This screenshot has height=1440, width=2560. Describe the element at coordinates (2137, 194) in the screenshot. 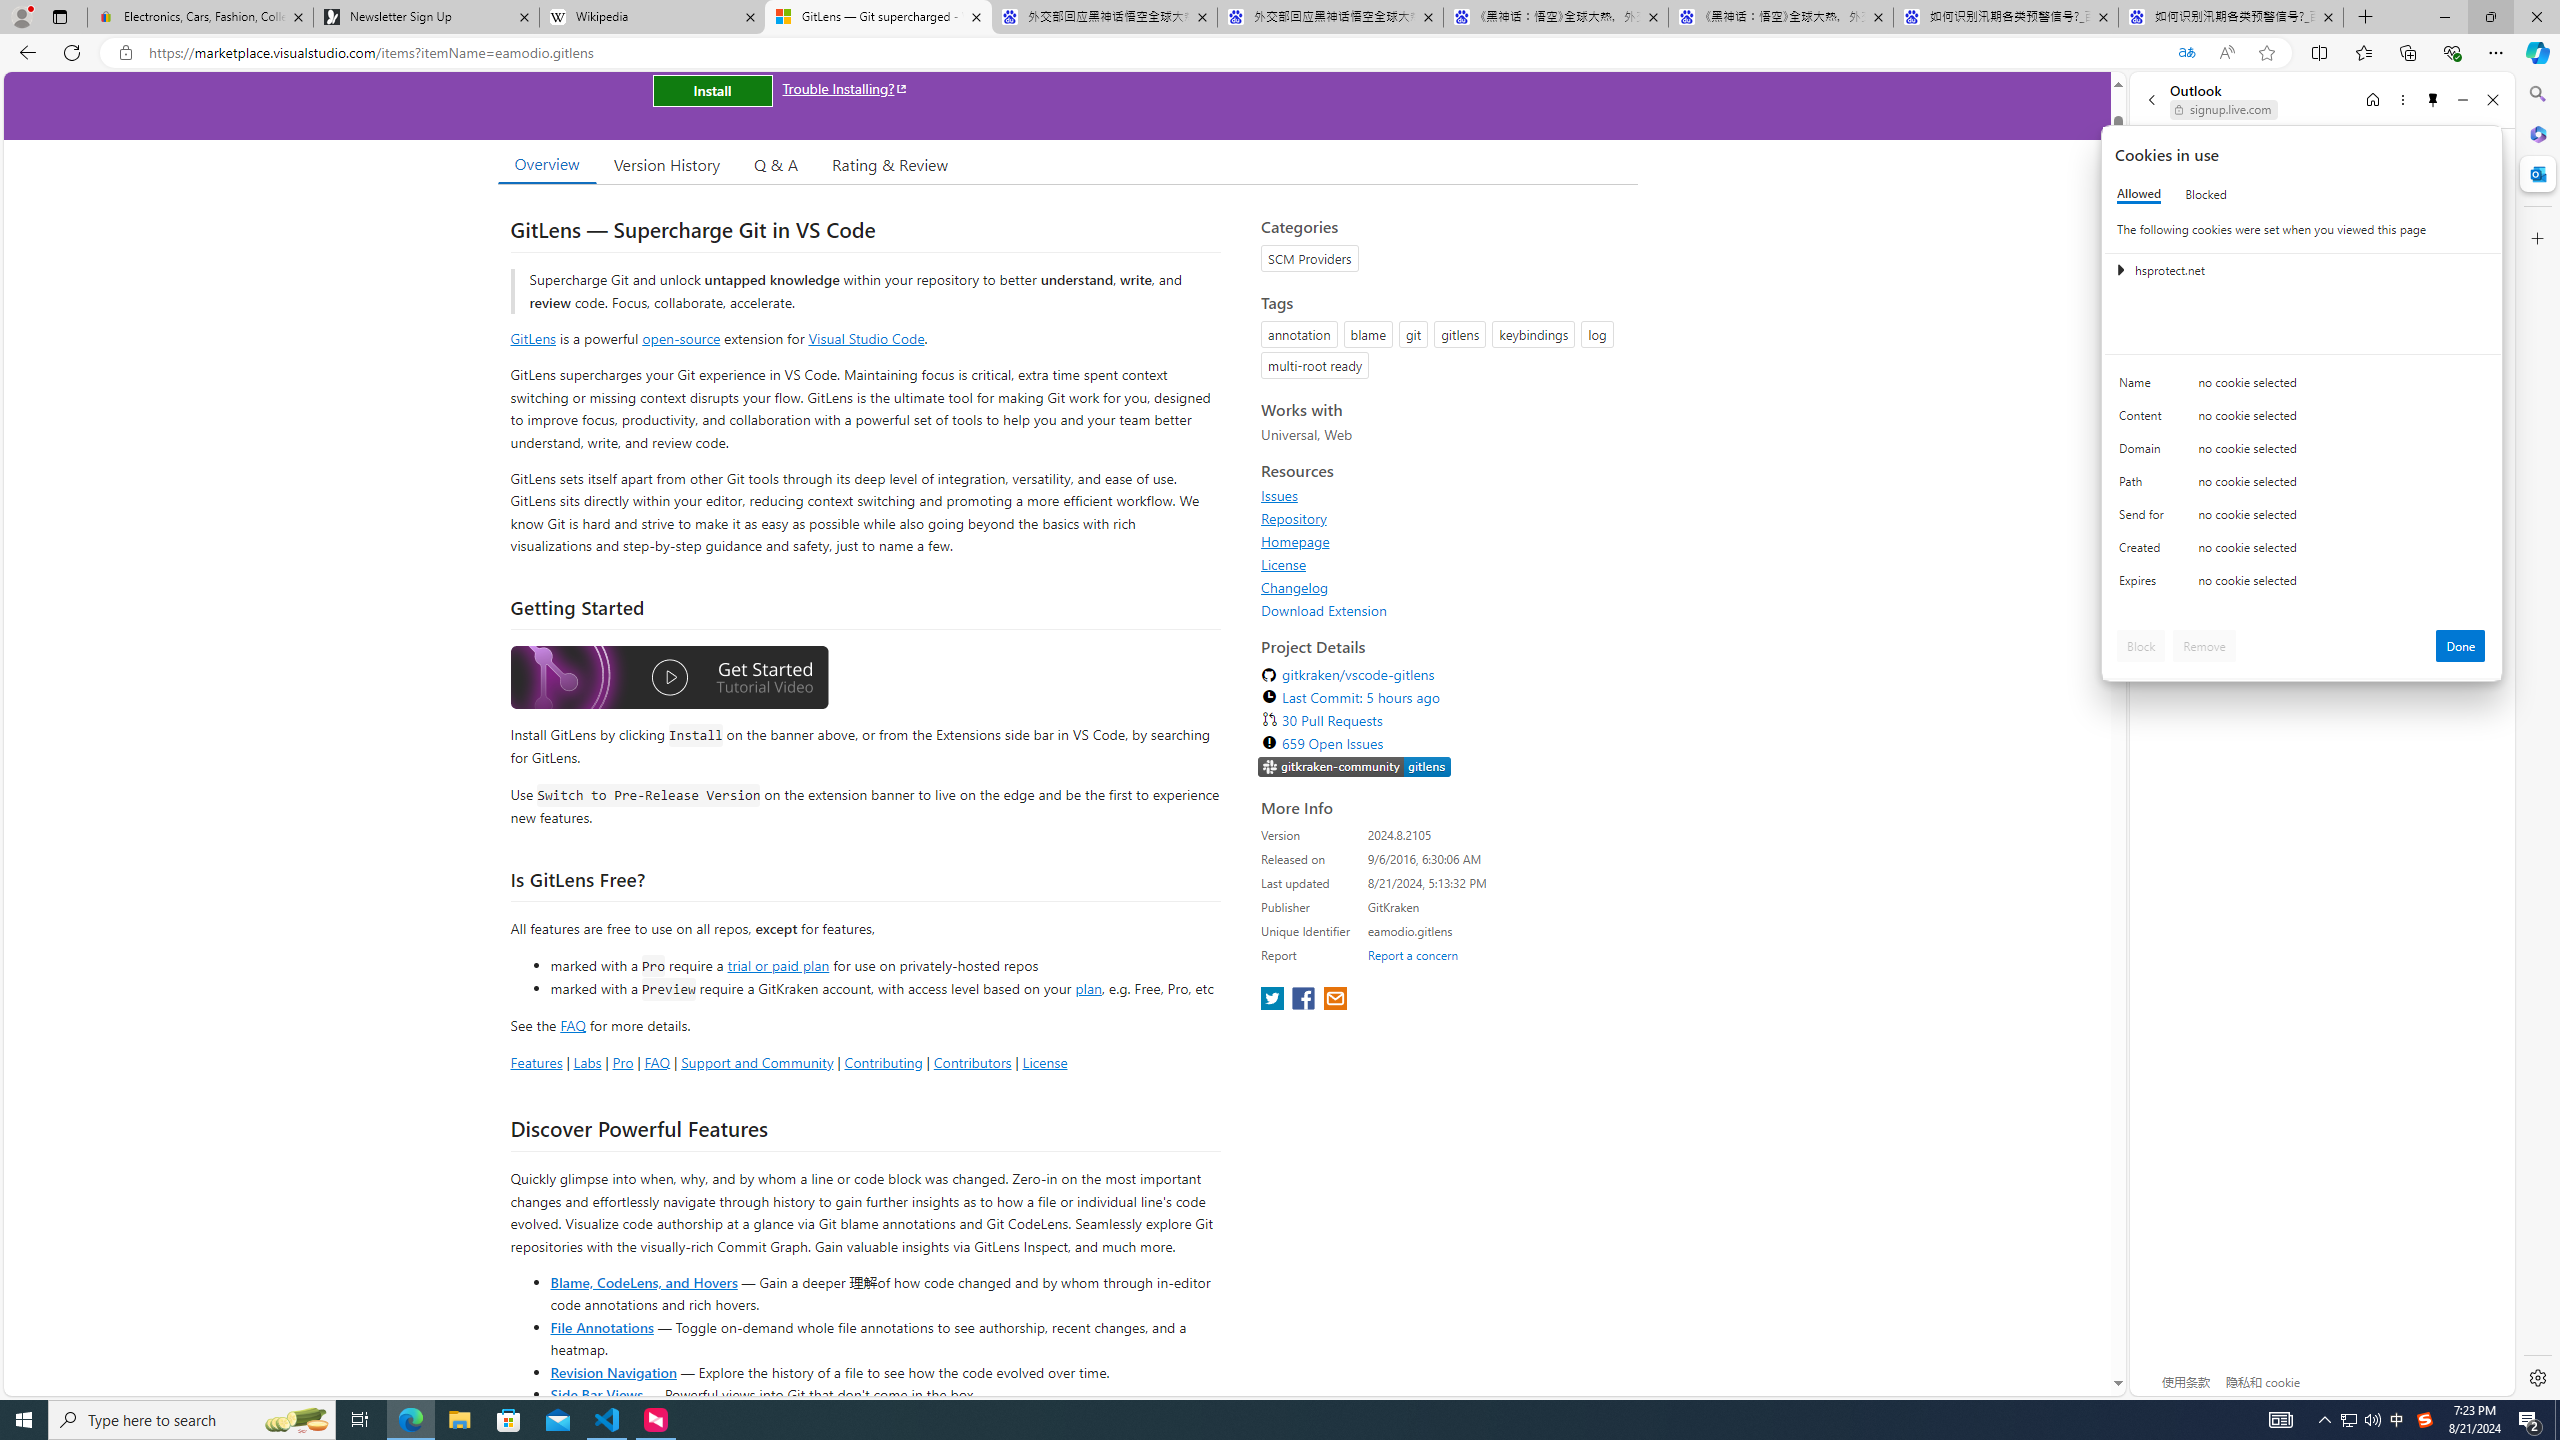

I see `'Allowed'` at that location.